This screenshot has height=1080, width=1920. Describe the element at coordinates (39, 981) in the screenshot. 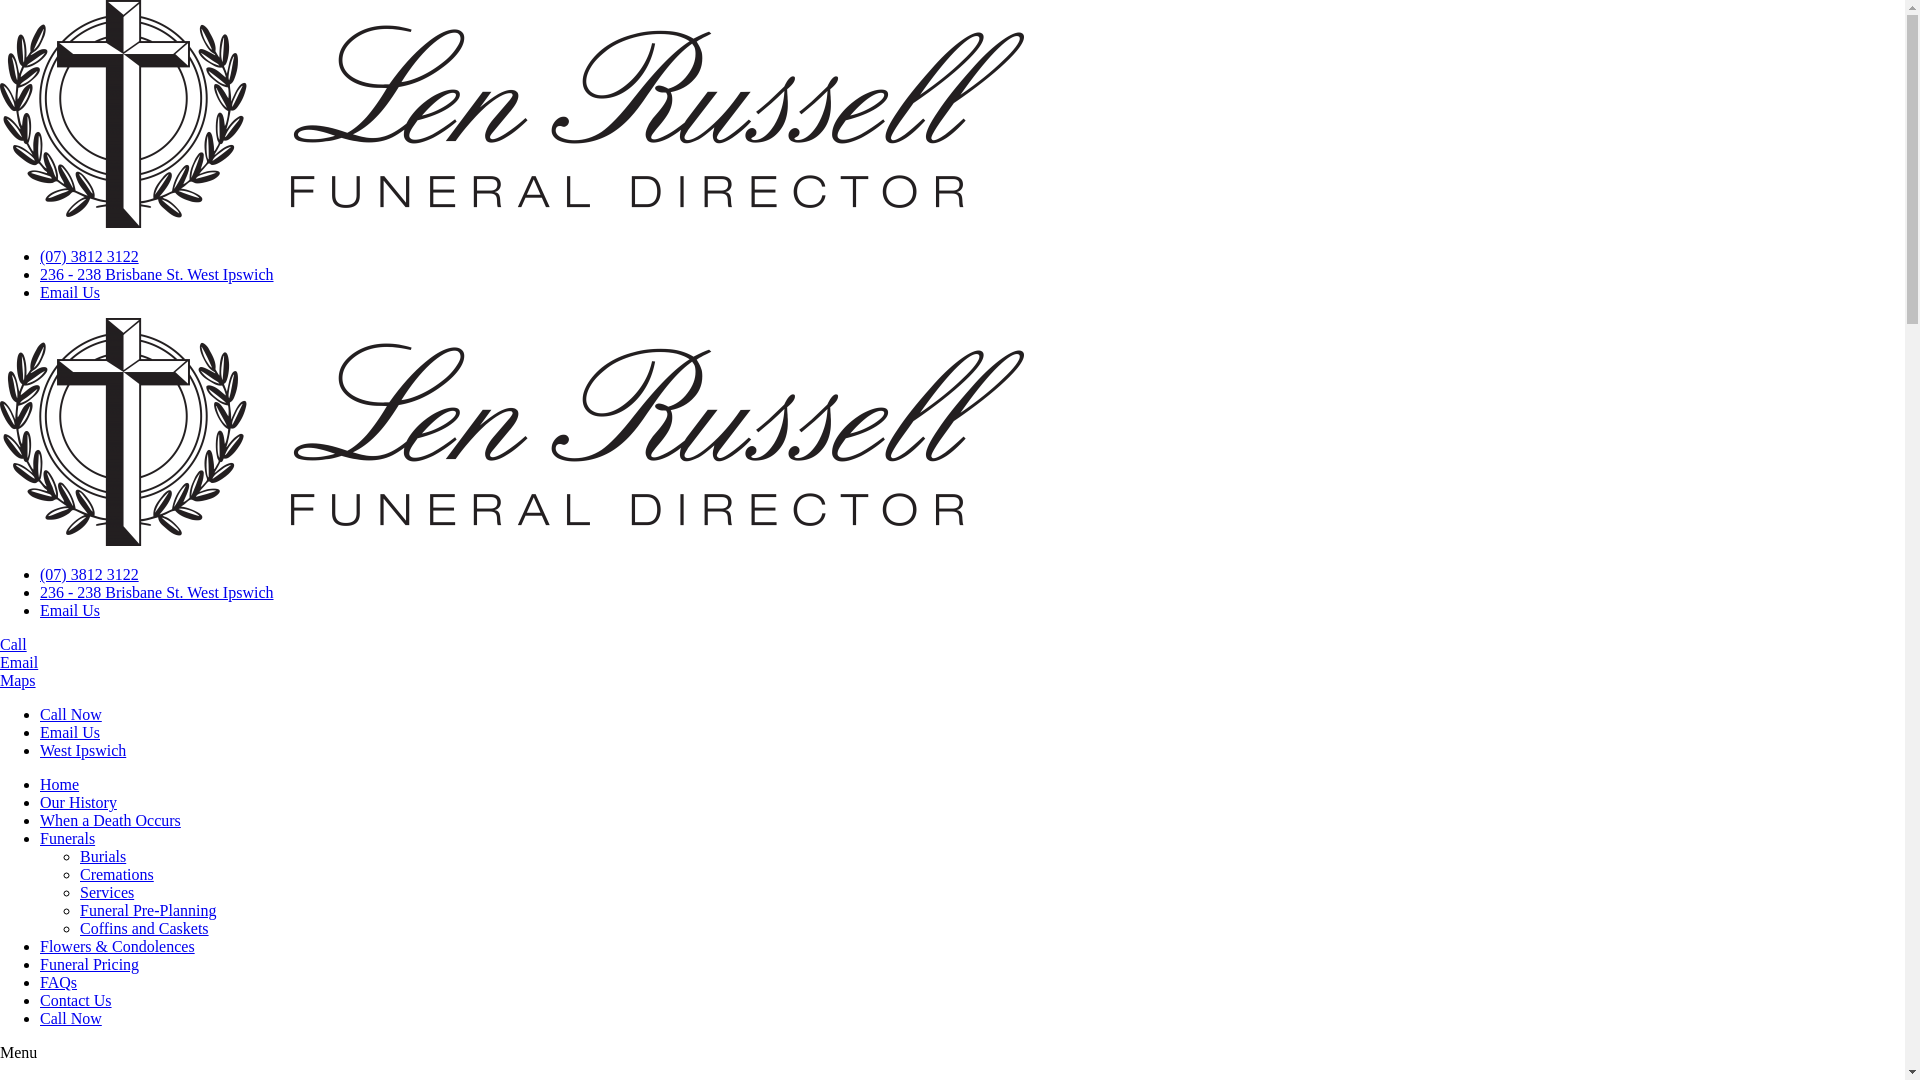

I see `'FAQs'` at that location.